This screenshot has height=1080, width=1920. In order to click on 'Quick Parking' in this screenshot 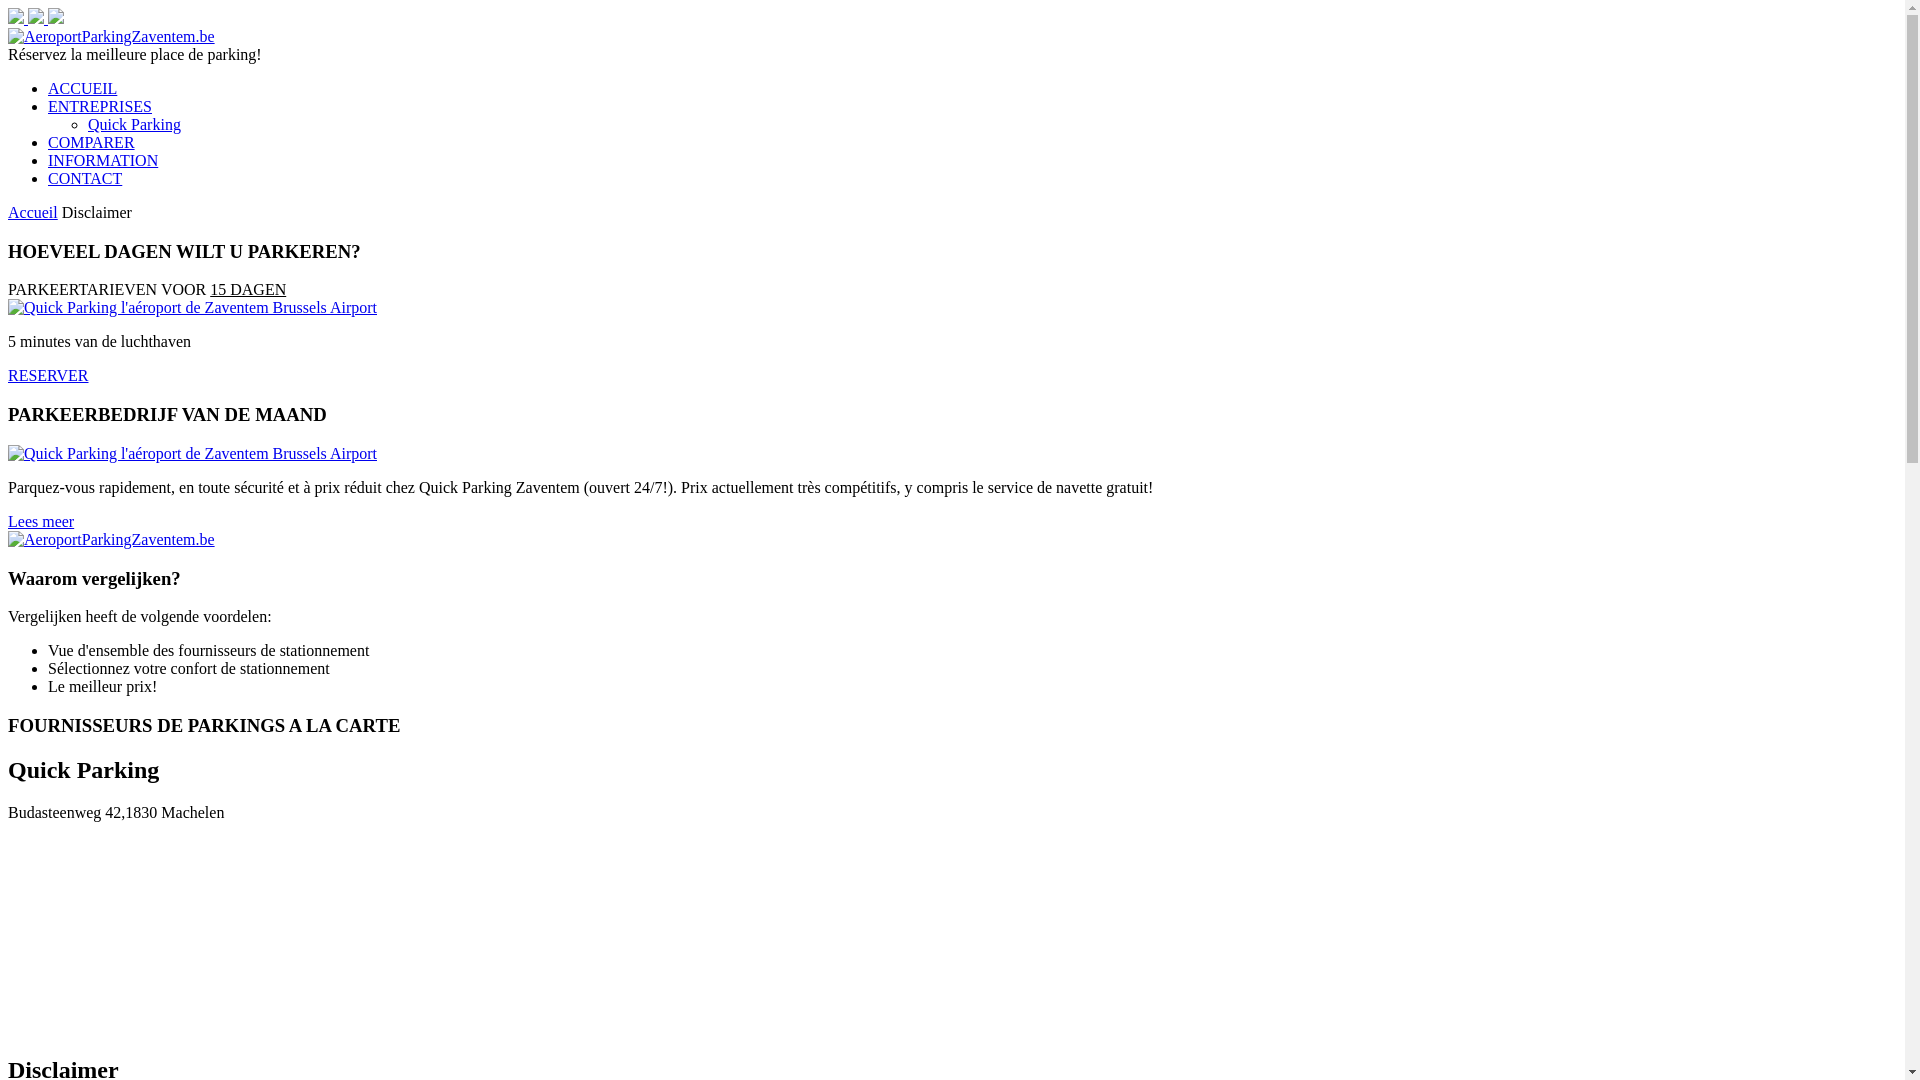, I will do `click(133, 124)`.